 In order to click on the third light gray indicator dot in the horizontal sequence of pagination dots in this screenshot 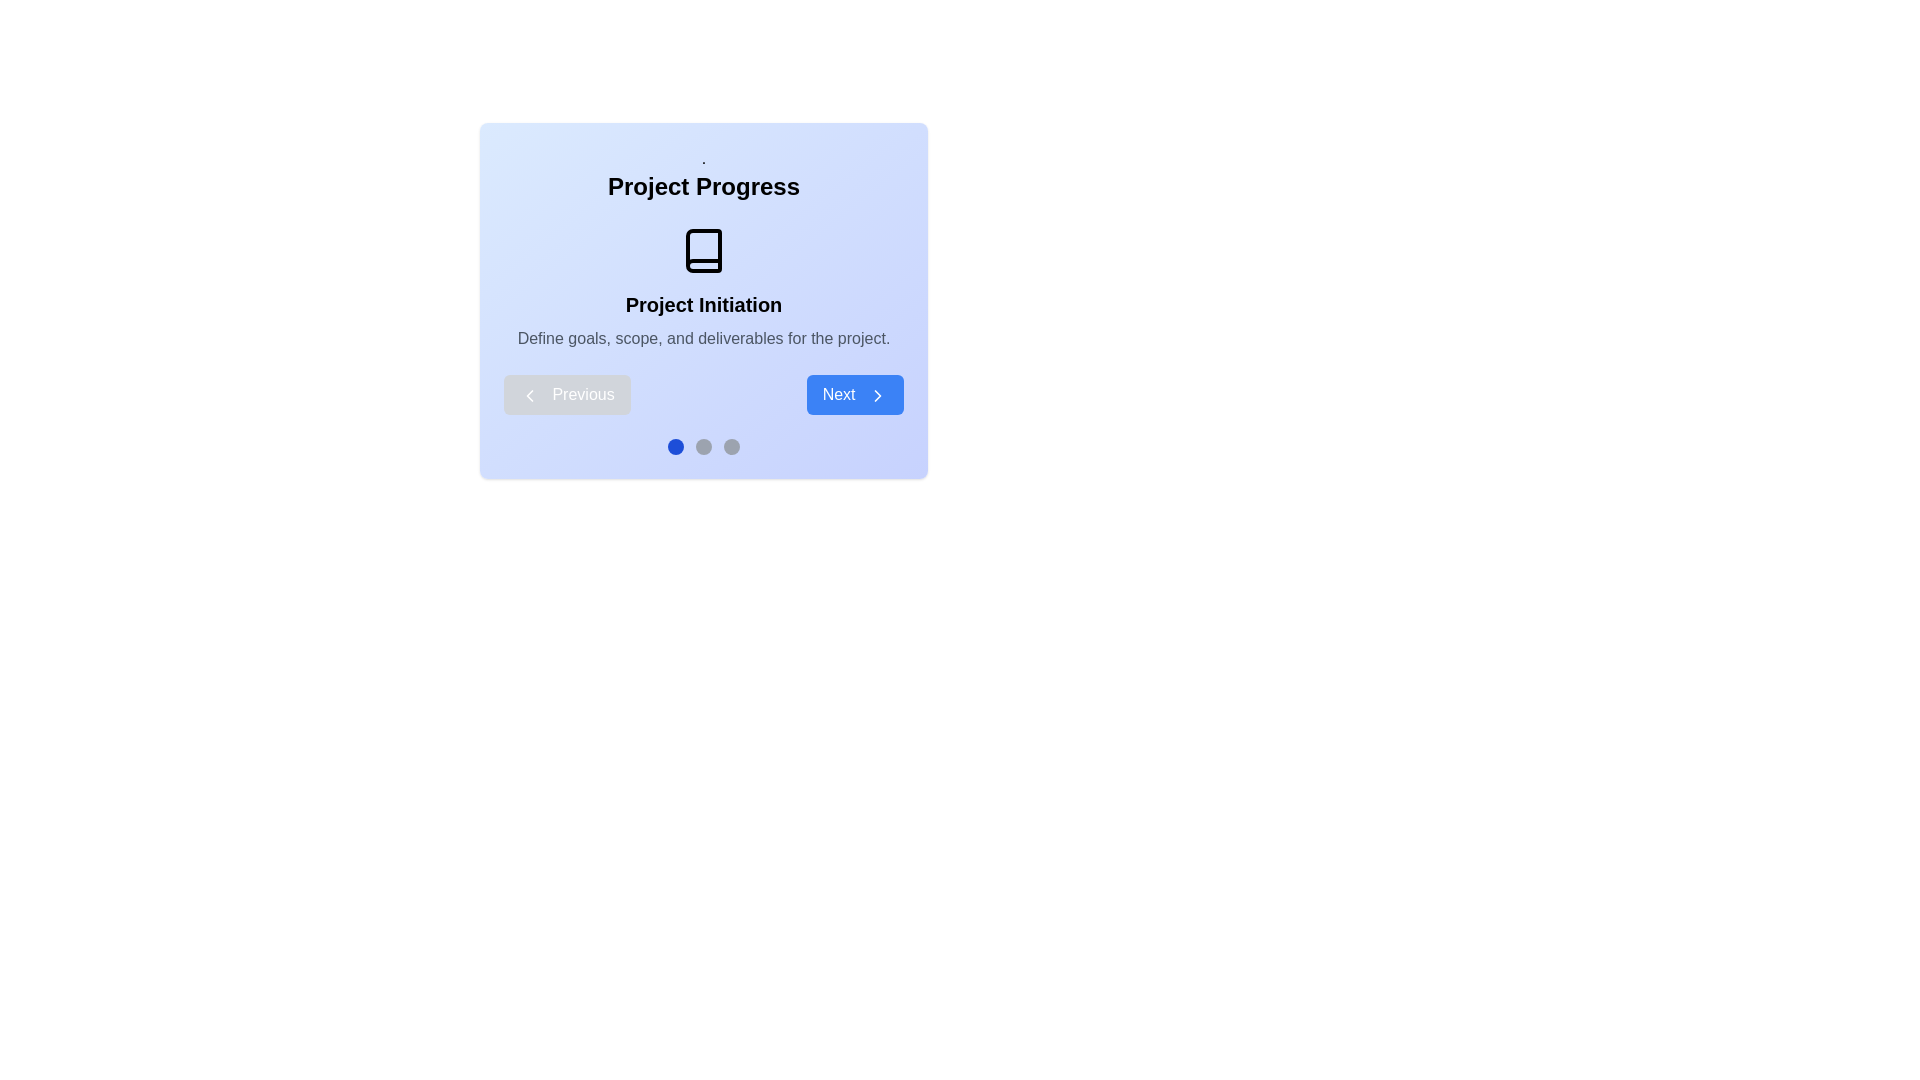, I will do `click(730, 446)`.